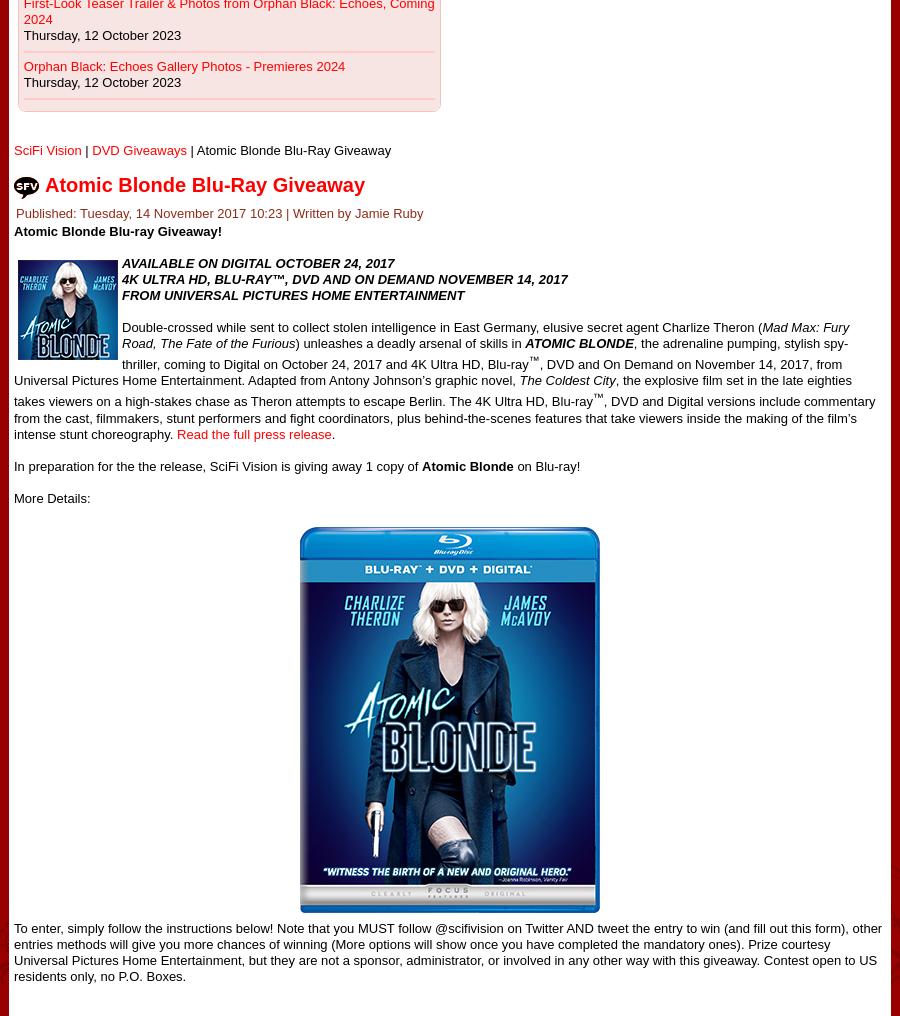 This screenshot has width=900, height=1016. I want to click on ', the explosive film set in the late eighties takes viewers on a high-stakes chase as Theron attempts to escape Berlin. The 4K Ultra HD, Blu-ray', so click(432, 389).